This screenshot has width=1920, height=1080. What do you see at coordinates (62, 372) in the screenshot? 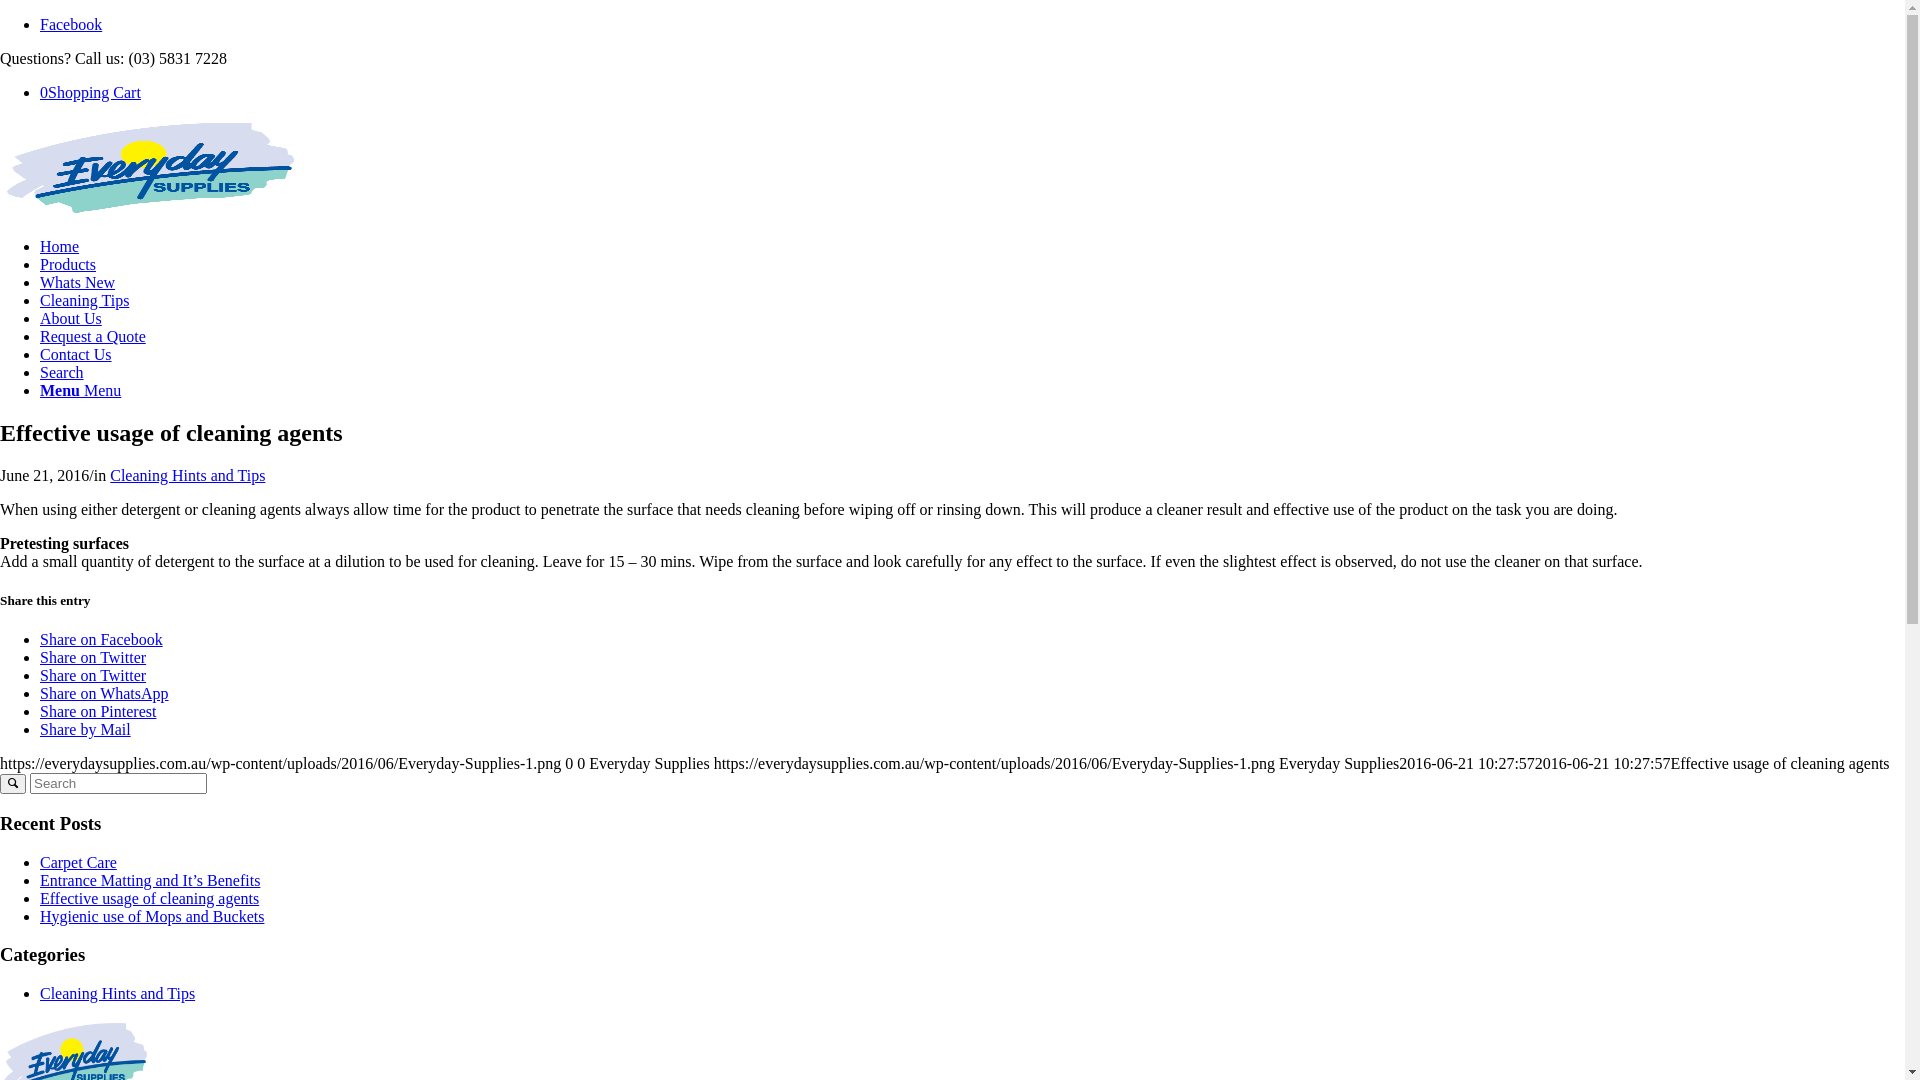
I see `'Search'` at bounding box center [62, 372].